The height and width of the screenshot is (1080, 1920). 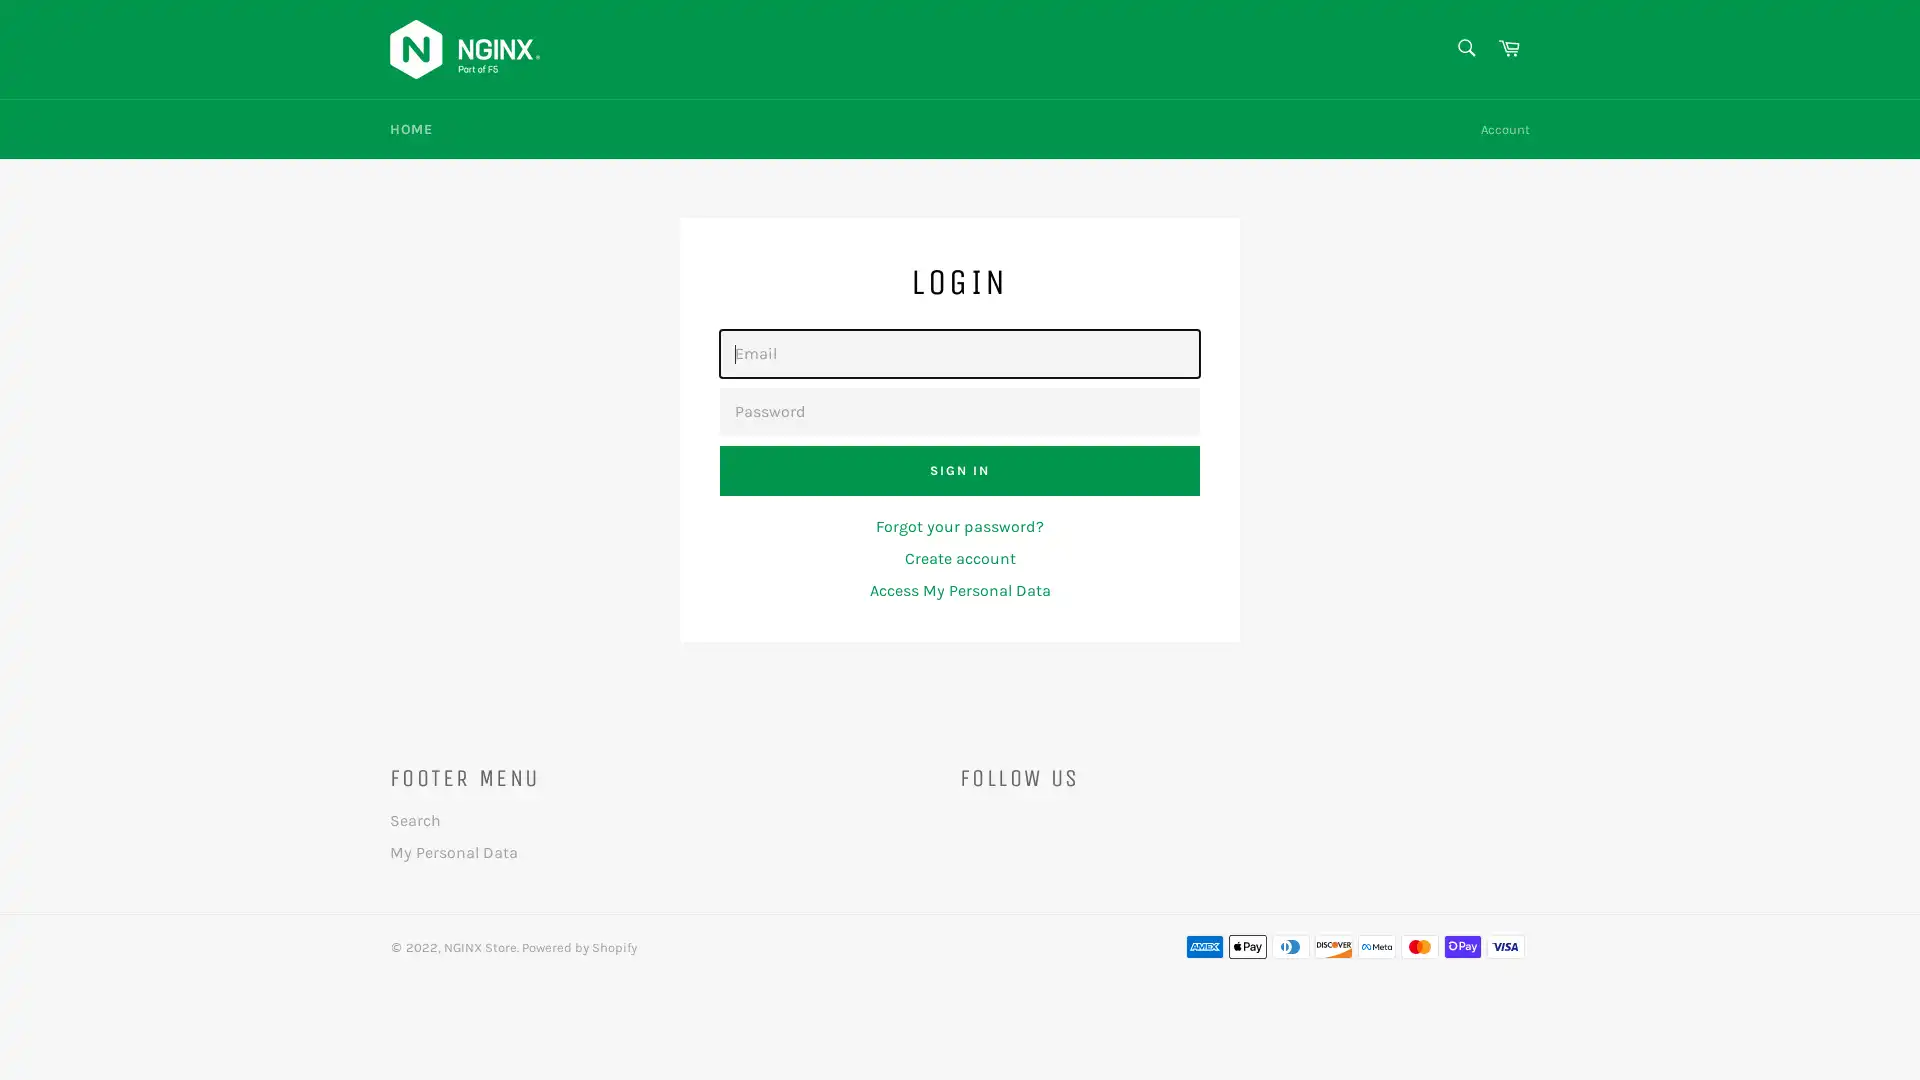 I want to click on Search, so click(x=1464, y=46).